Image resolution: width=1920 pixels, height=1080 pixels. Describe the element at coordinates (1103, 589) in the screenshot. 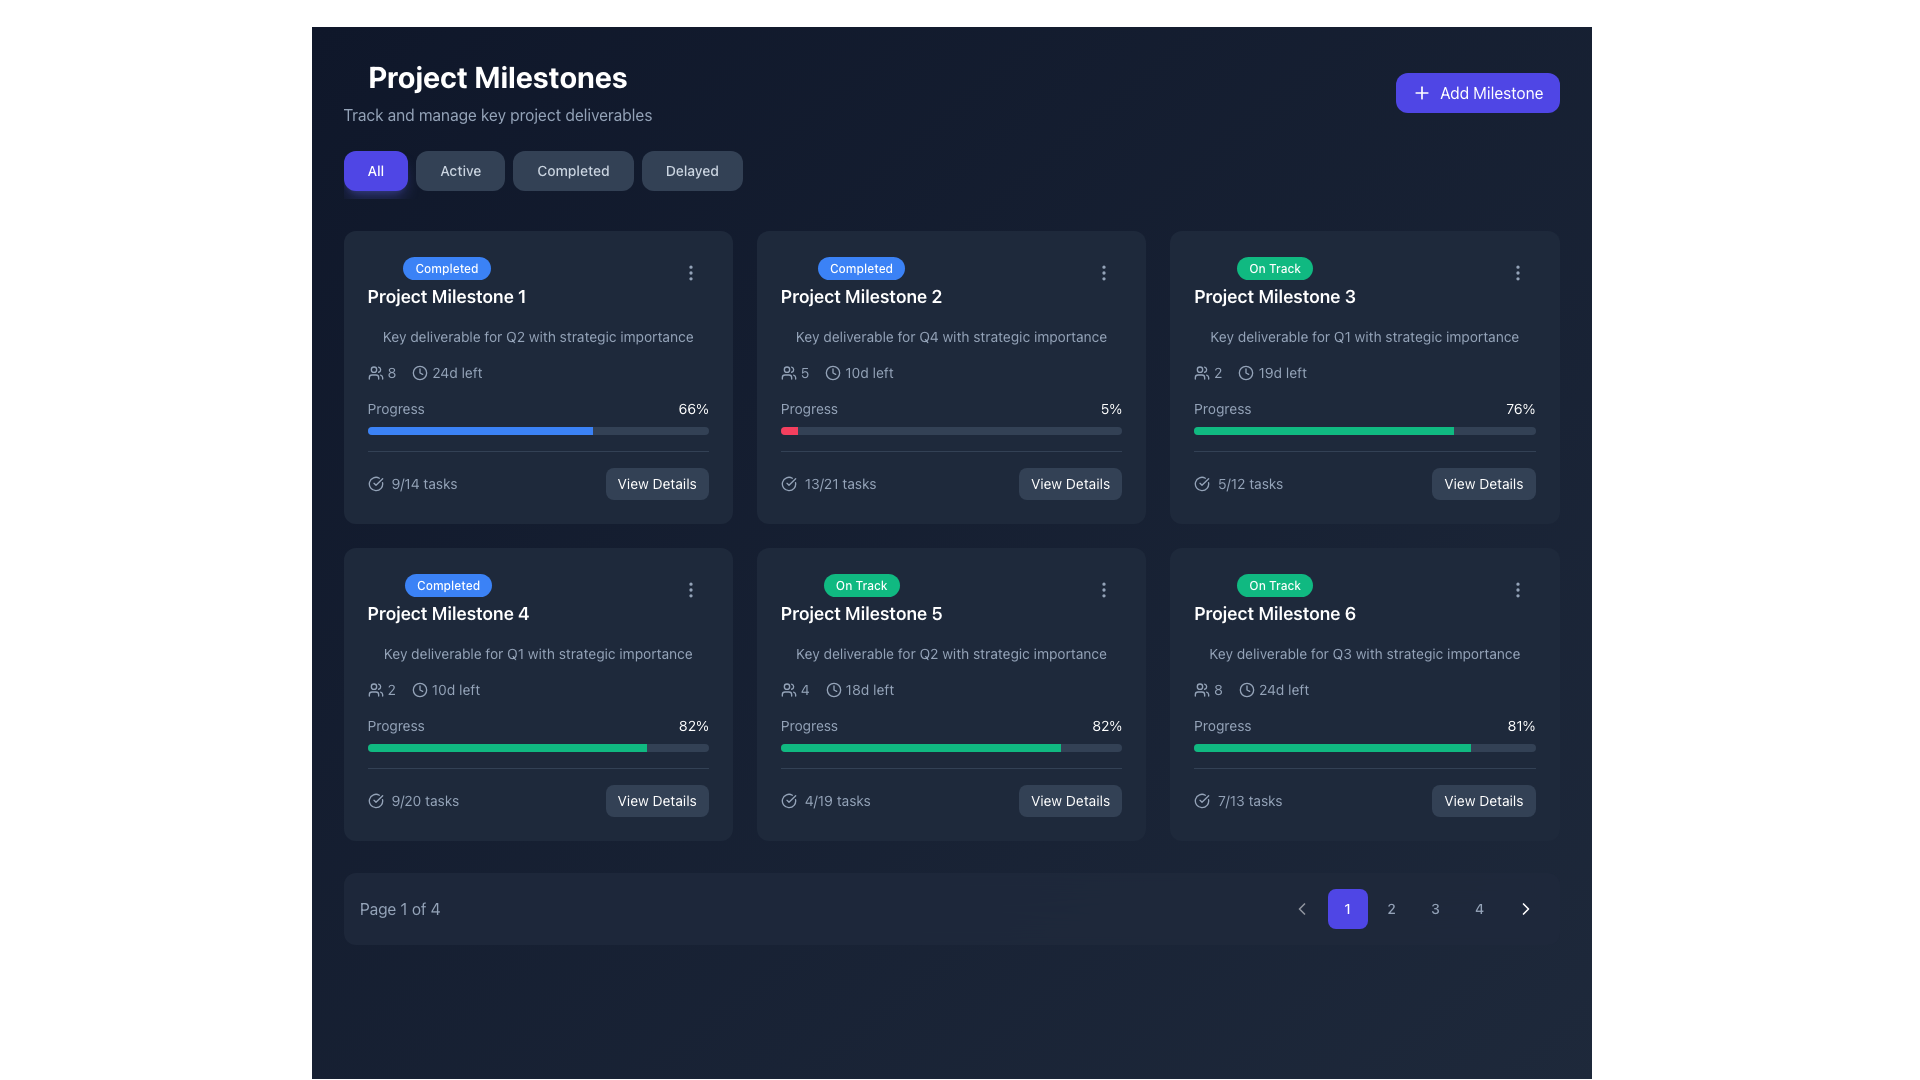

I see `the icon-based button in the top-right corner of the 'Project Milestone 5' card` at that location.